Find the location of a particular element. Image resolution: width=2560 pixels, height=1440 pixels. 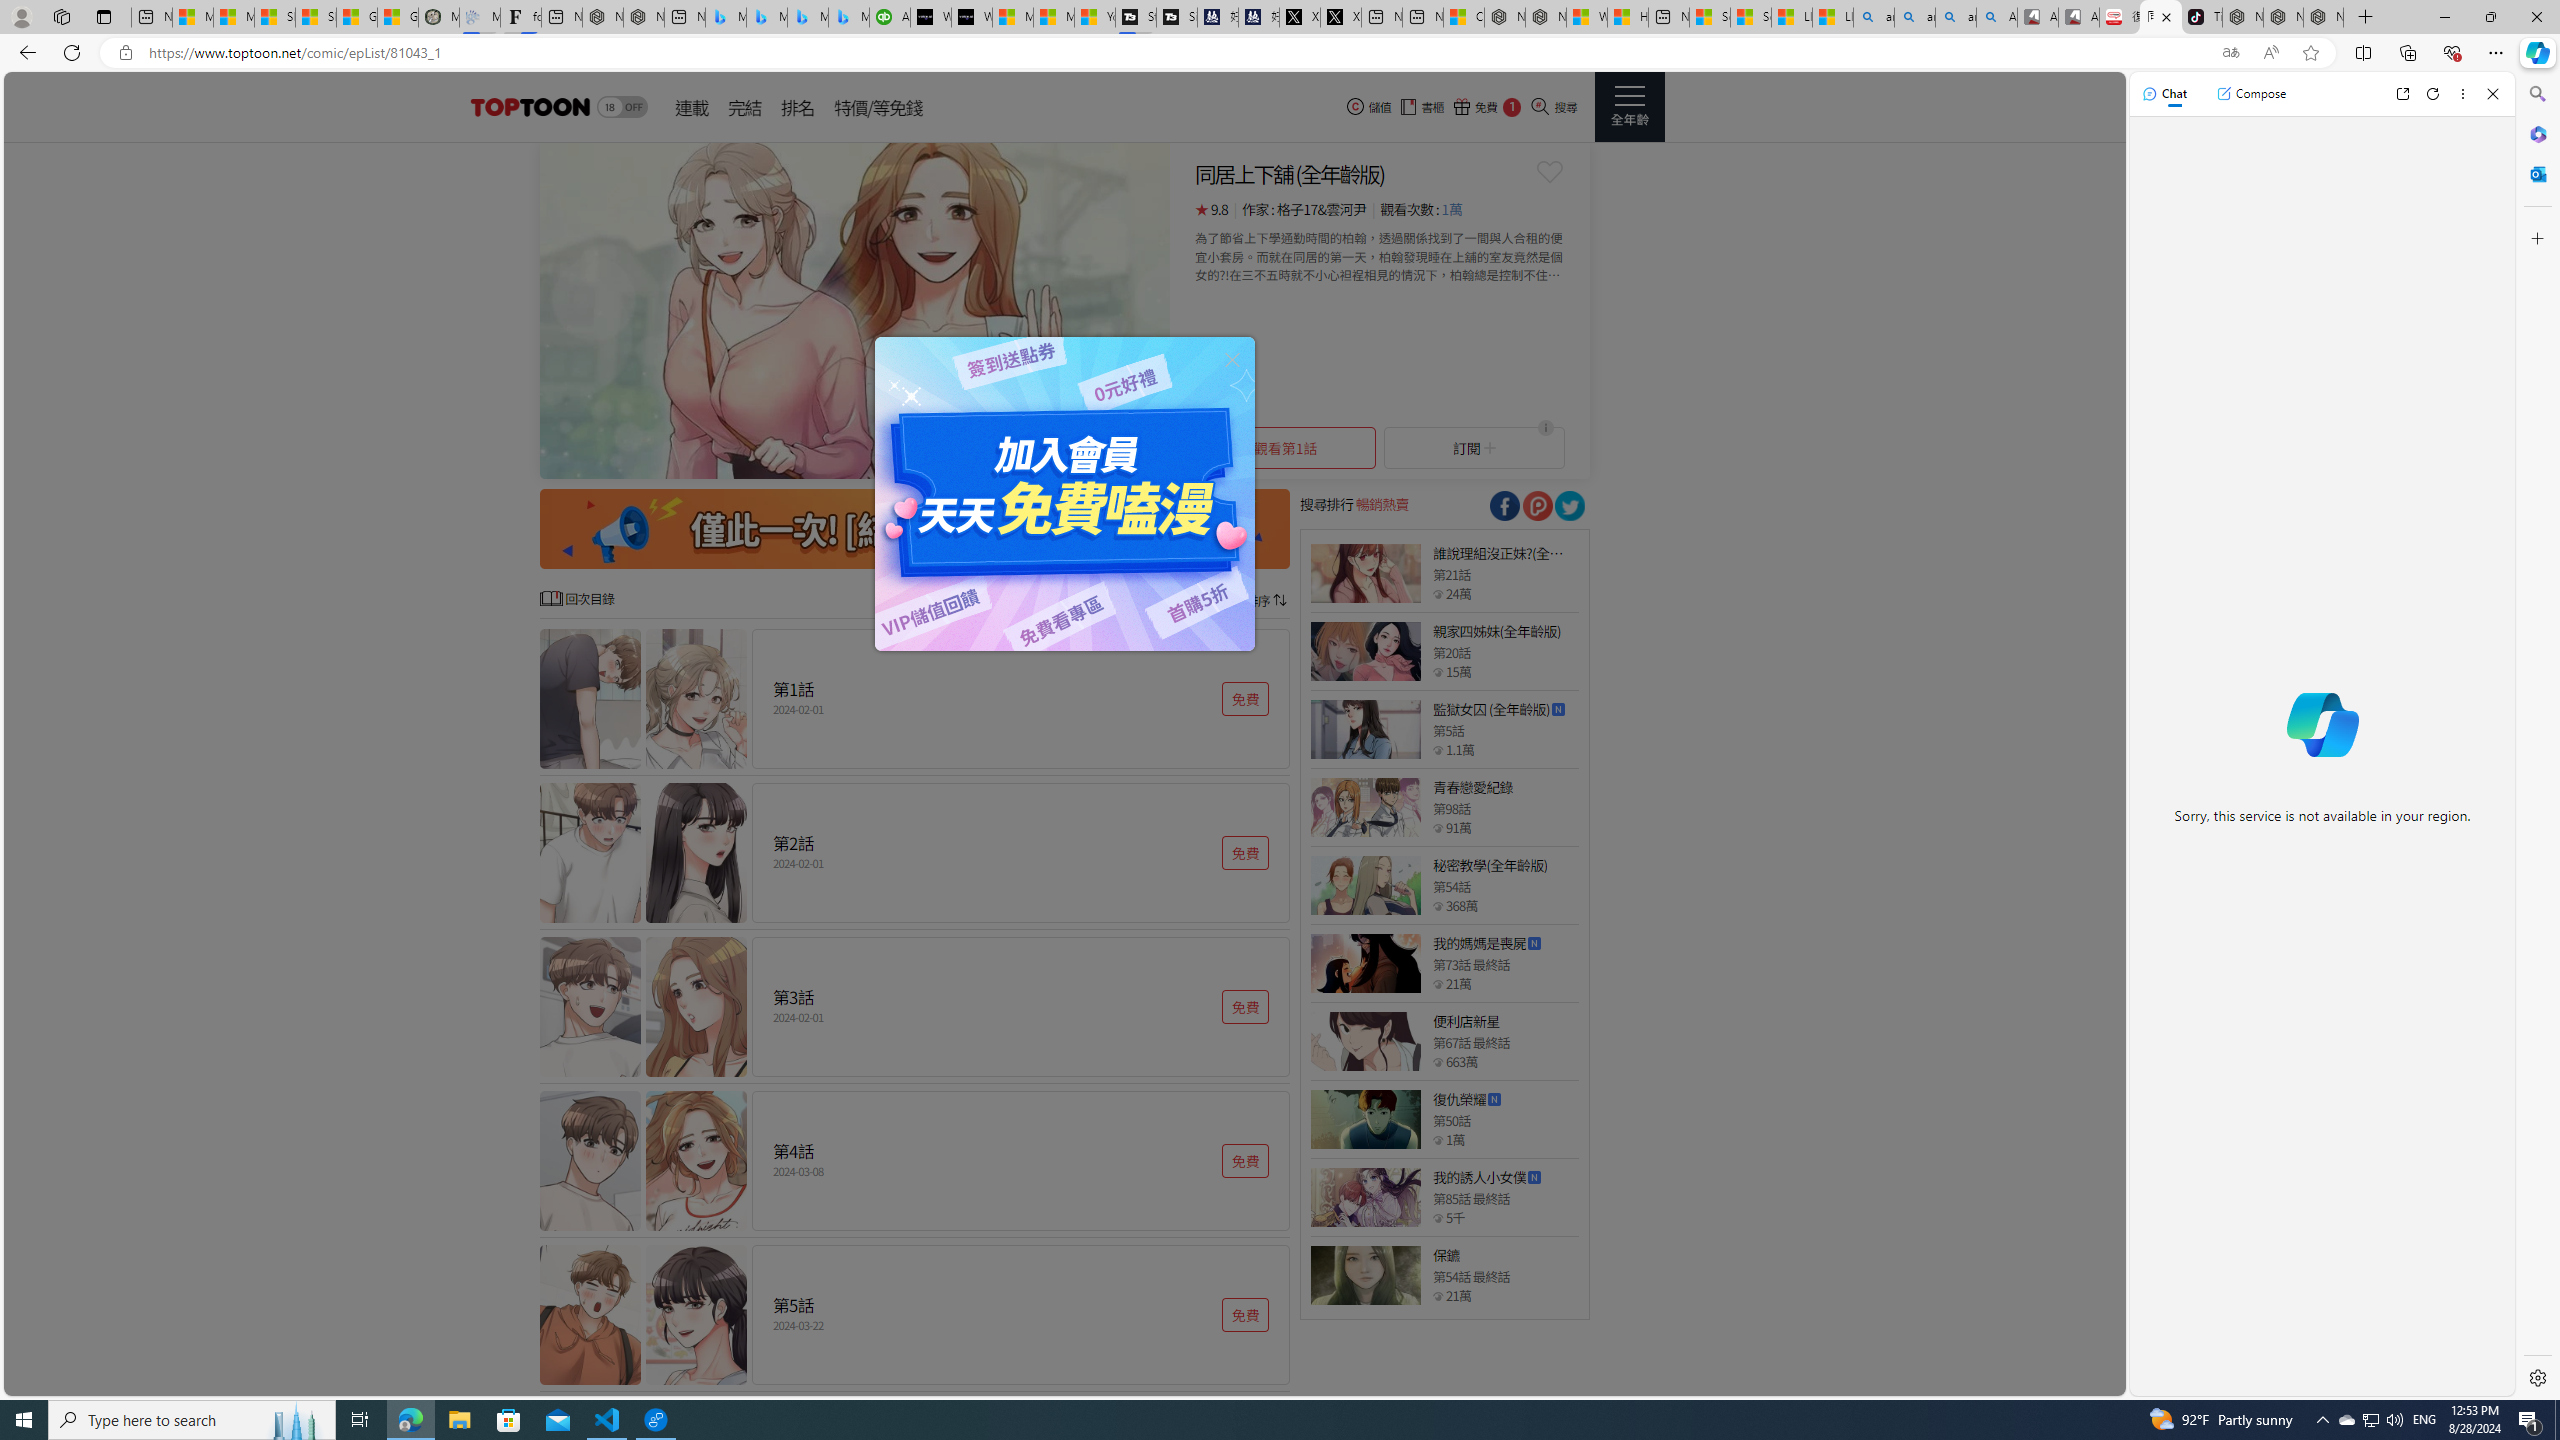

'Amazon Echo Robot - Search Images' is located at coordinates (1996, 16).